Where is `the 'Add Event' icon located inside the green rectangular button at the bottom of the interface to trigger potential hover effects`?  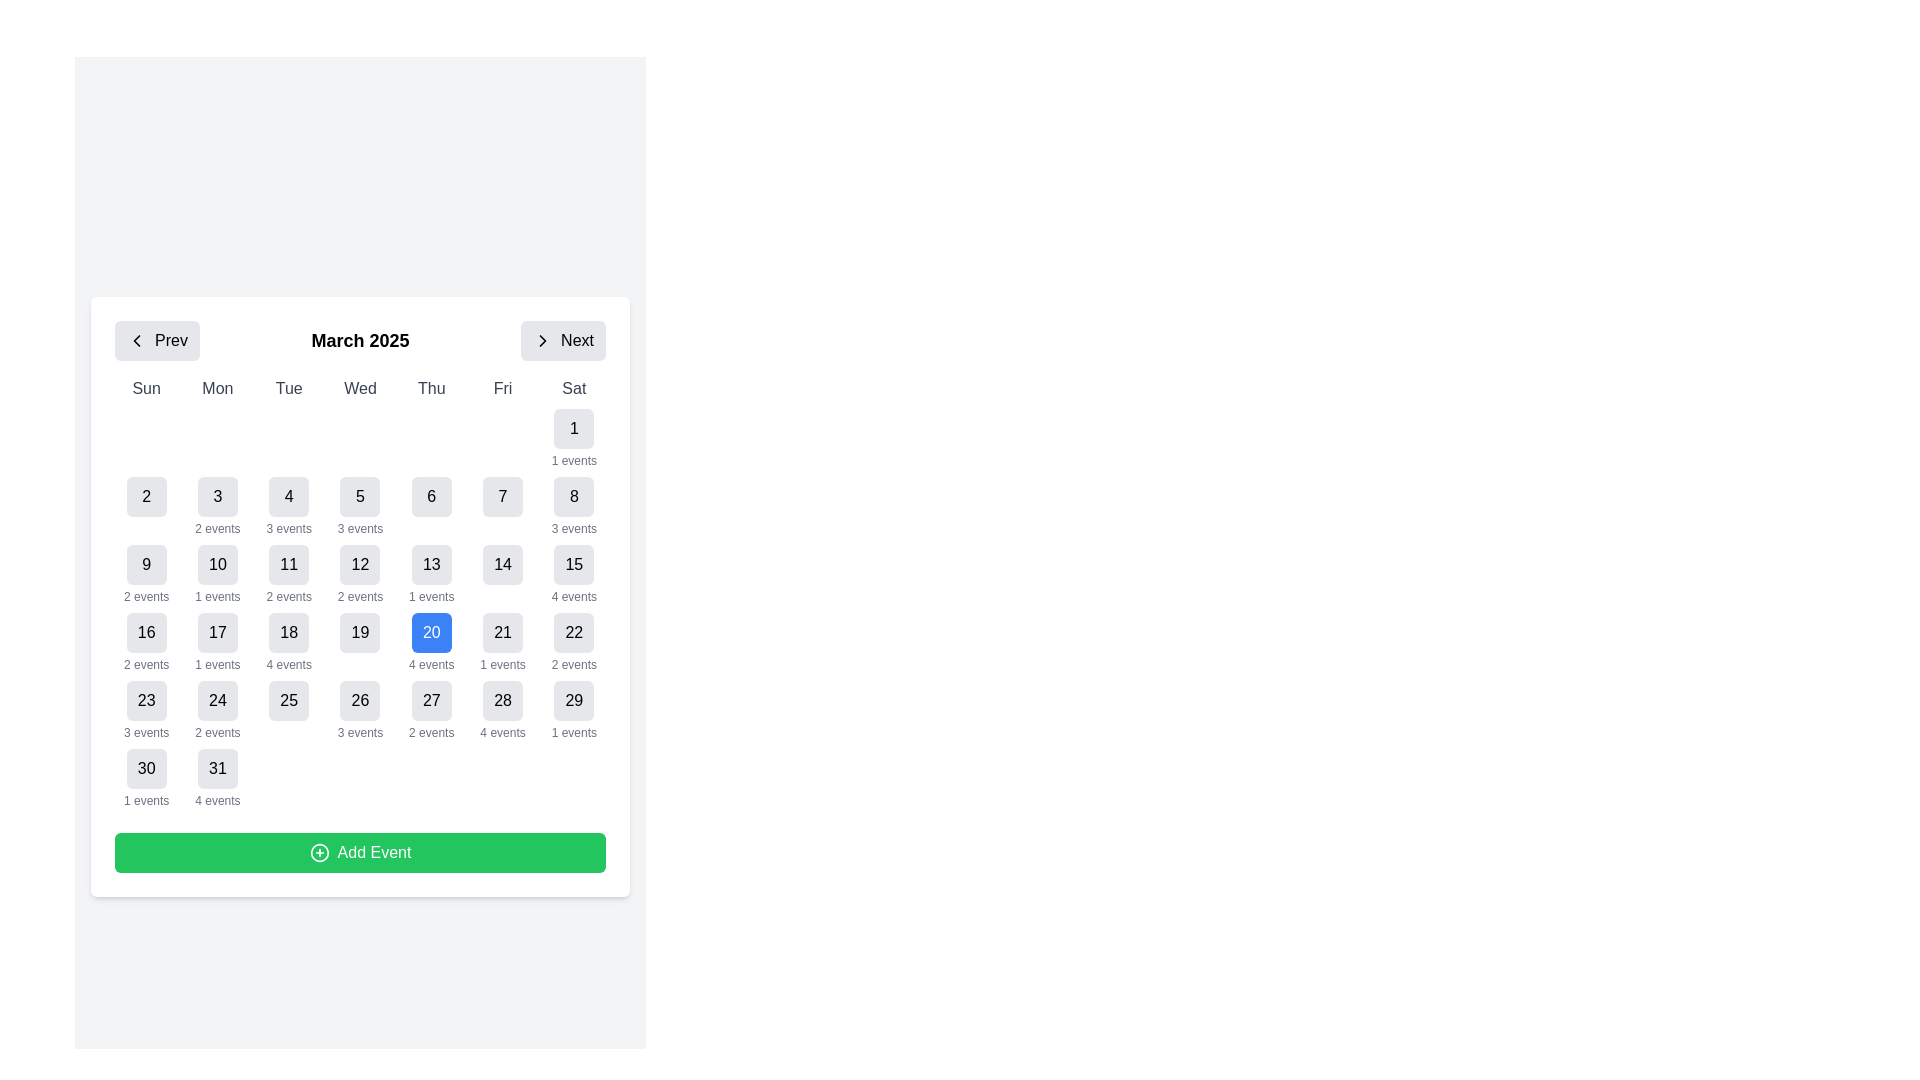 the 'Add Event' icon located inside the green rectangular button at the bottom of the interface to trigger potential hover effects is located at coordinates (318, 852).